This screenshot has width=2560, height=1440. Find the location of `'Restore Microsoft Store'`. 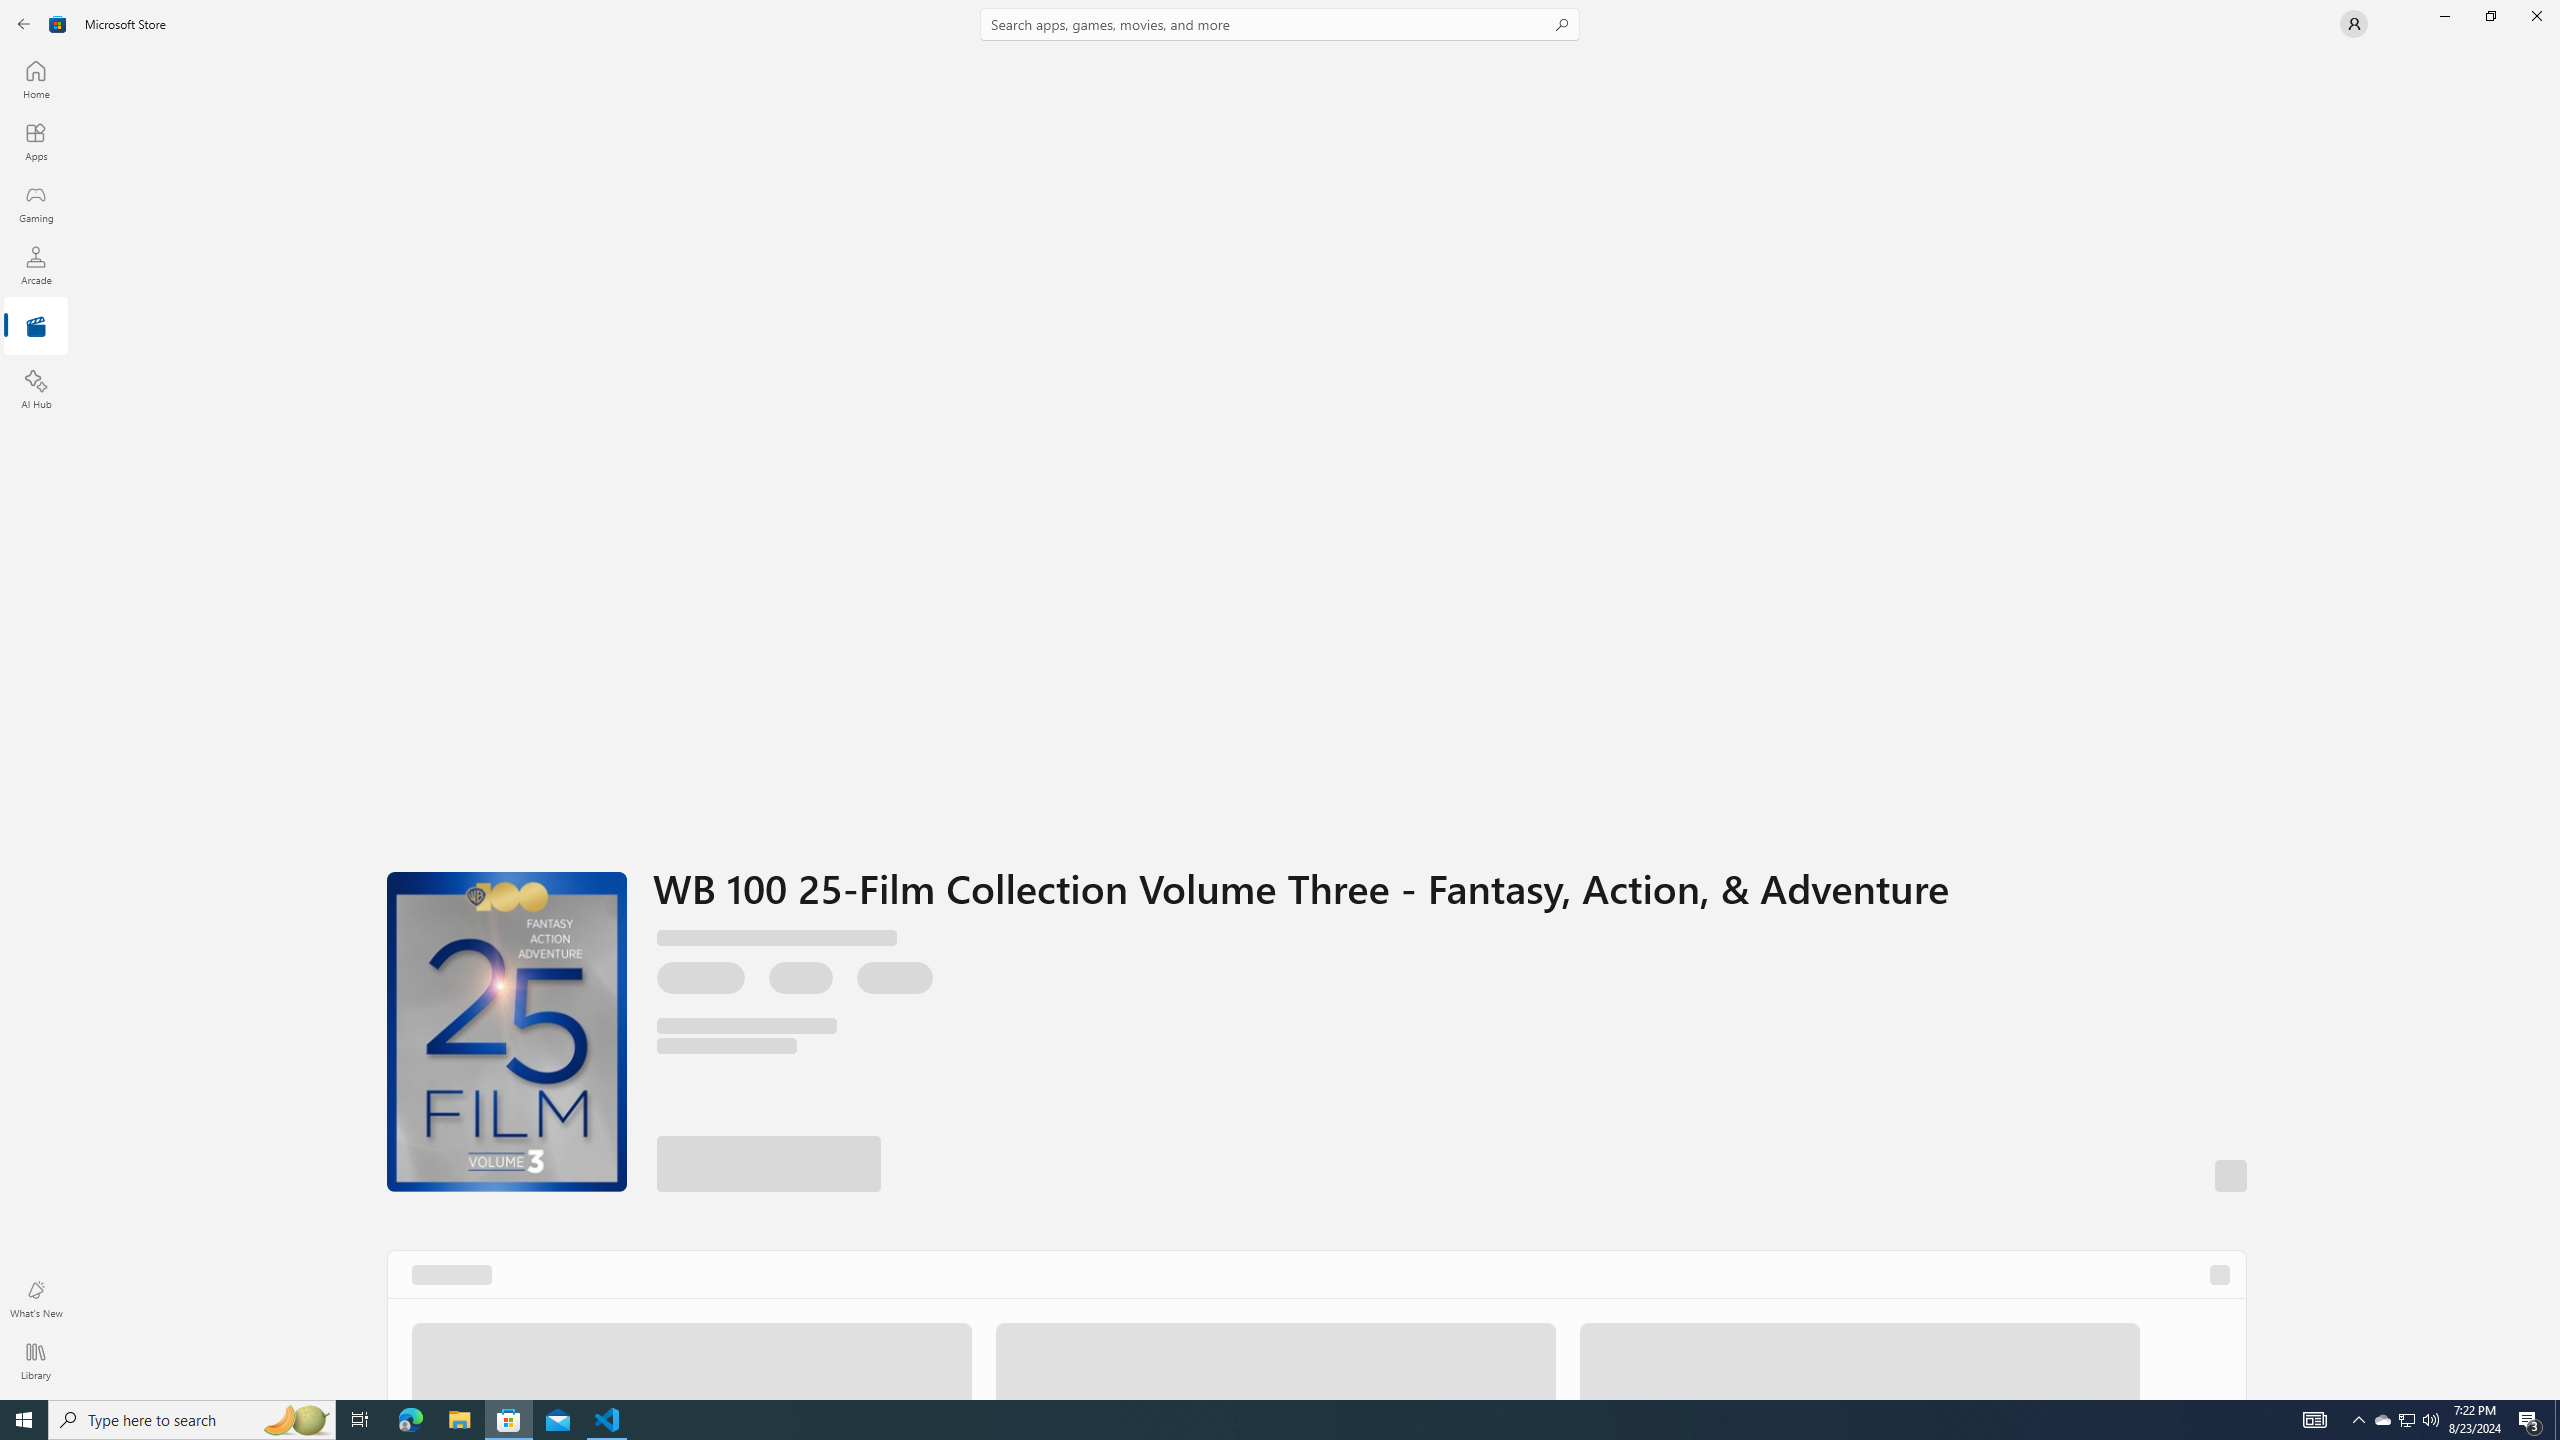

'Restore Microsoft Store' is located at coordinates (2490, 15).